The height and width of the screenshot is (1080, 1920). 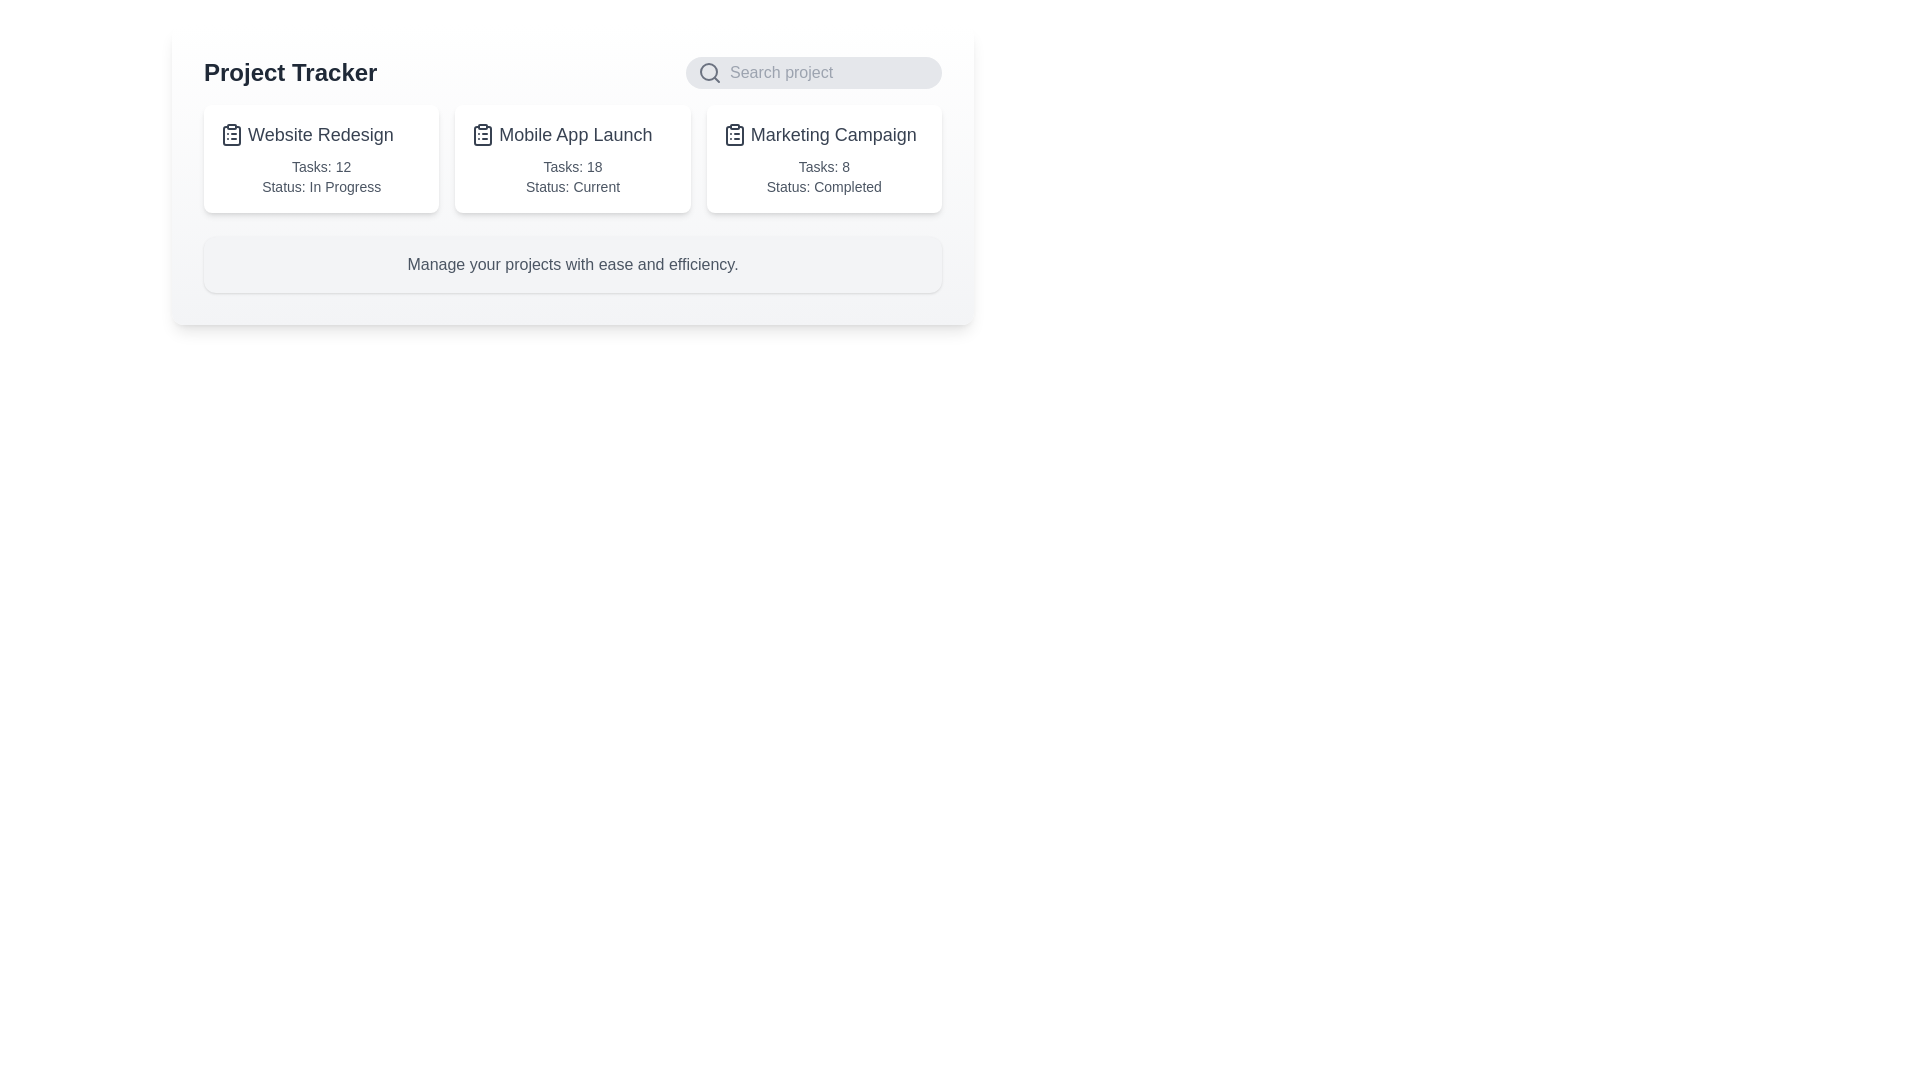 What do you see at coordinates (824, 135) in the screenshot?
I see `text label that identifies the campaign or project located at the upper section of the 'Marketing Campaign' card, which is the third card in a set of horizontally aligned project cards` at bounding box center [824, 135].